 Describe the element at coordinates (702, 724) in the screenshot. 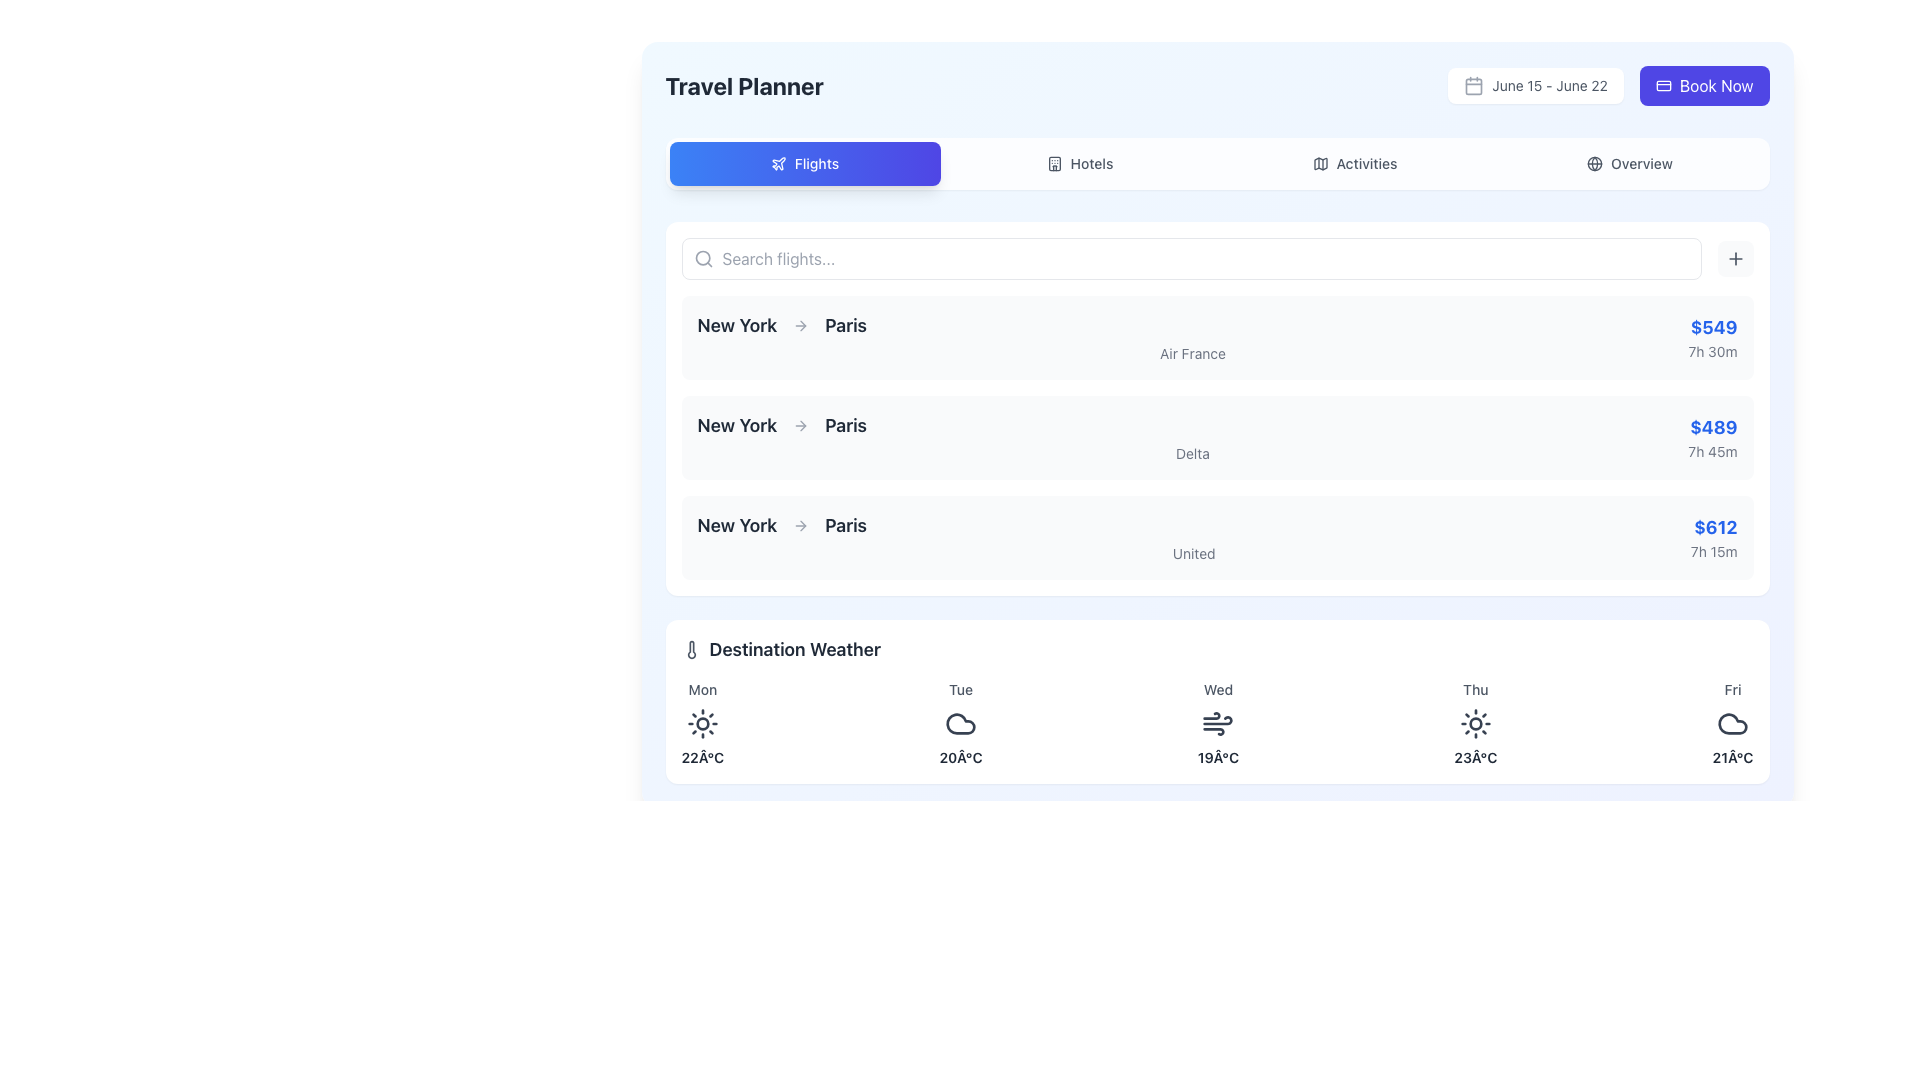

I see `the central circular element within the sun-like icon in the 'Destination Weather' section beneath the 'Mon' column` at that location.